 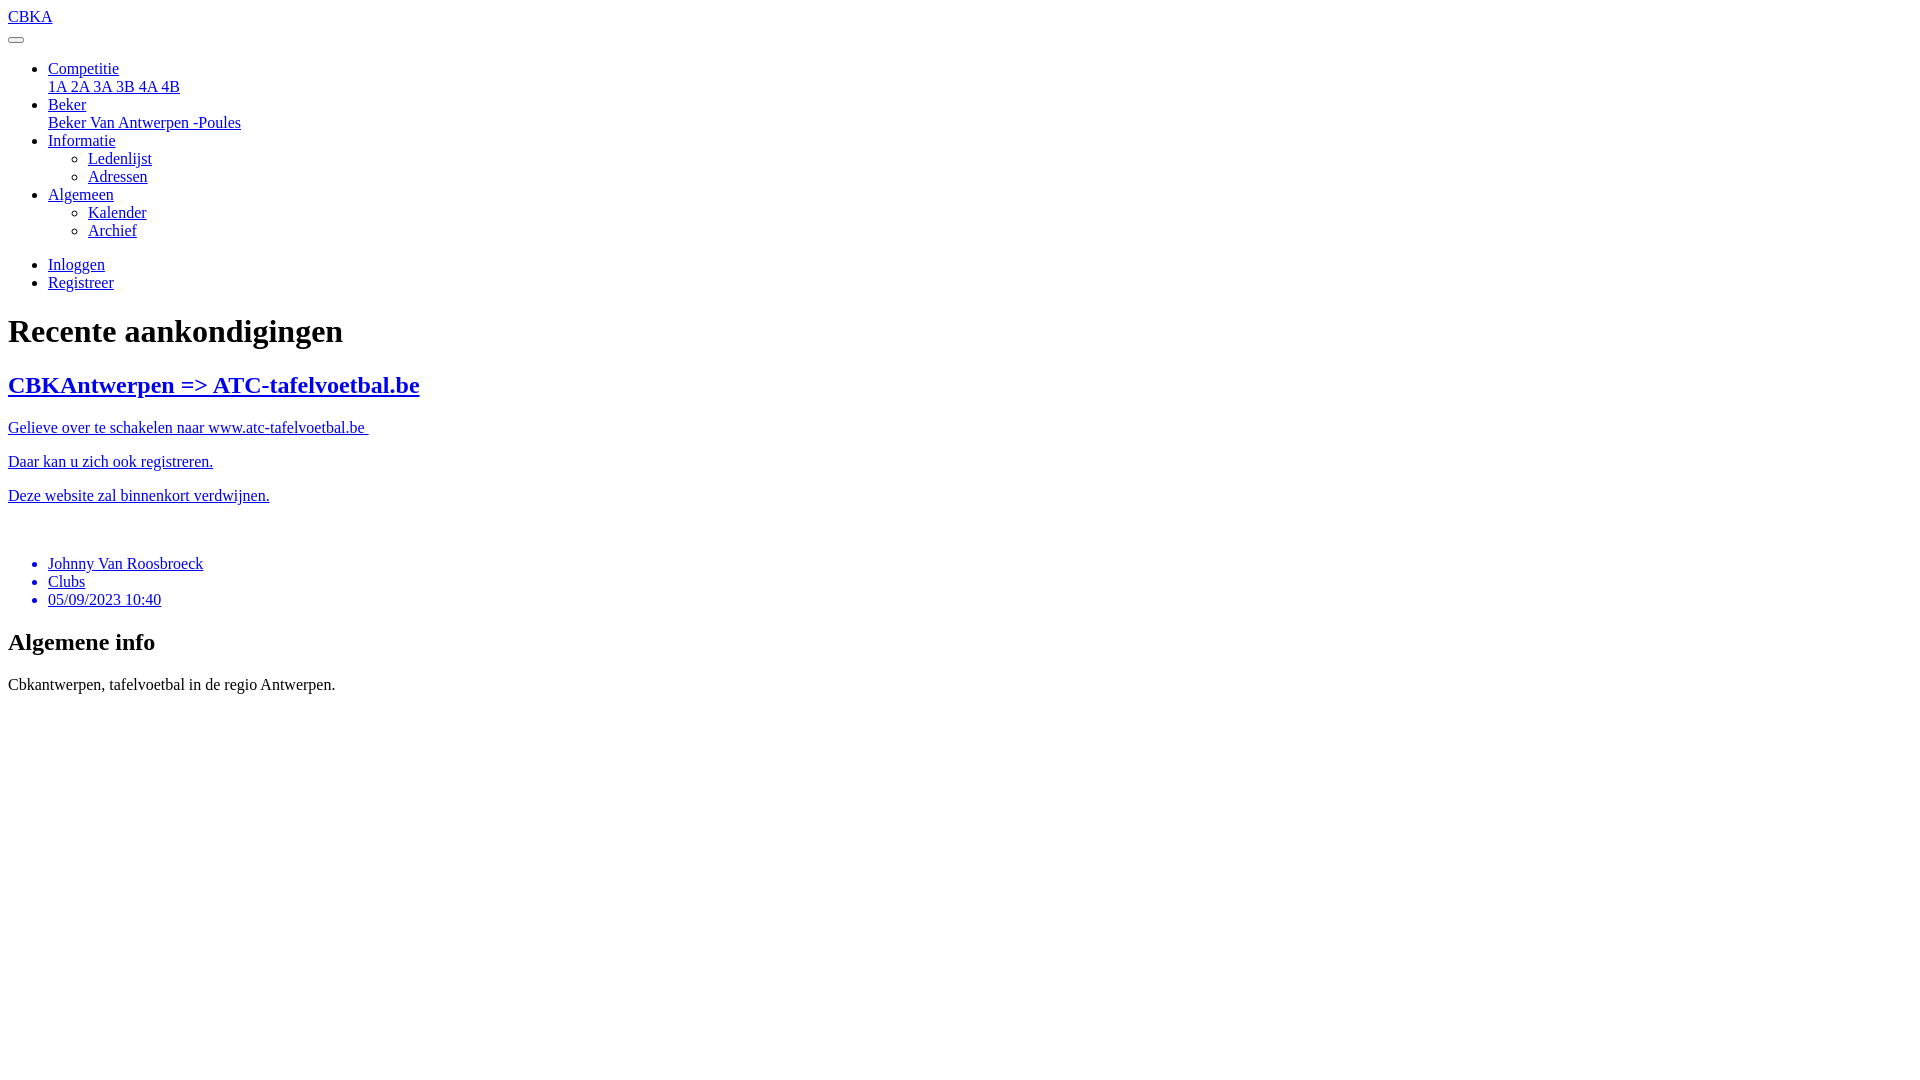 What do you see at coordinates (80, 282) in the screenshot?
I see `'Registreer'` at bounding box center [80, 282].